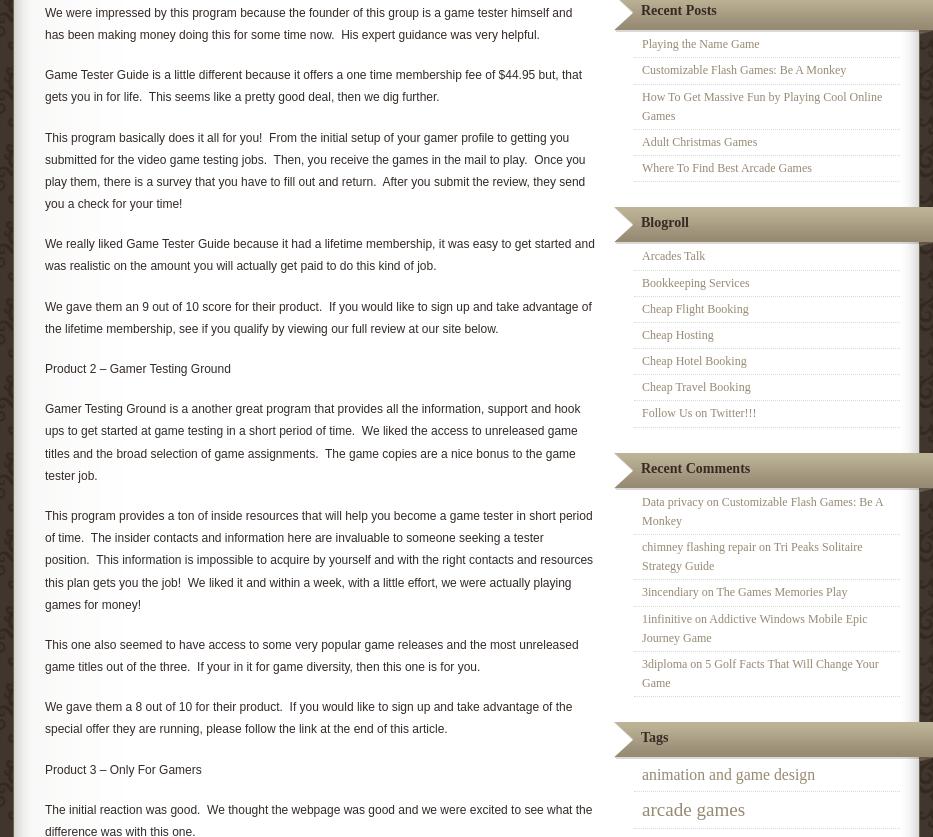  I want to click on 'We gave them a 8 out of 10 for their product.  If you would like to sign up and take advantage of the special offer they are running, please follow the link at the end of this article.', so click(308, 716).